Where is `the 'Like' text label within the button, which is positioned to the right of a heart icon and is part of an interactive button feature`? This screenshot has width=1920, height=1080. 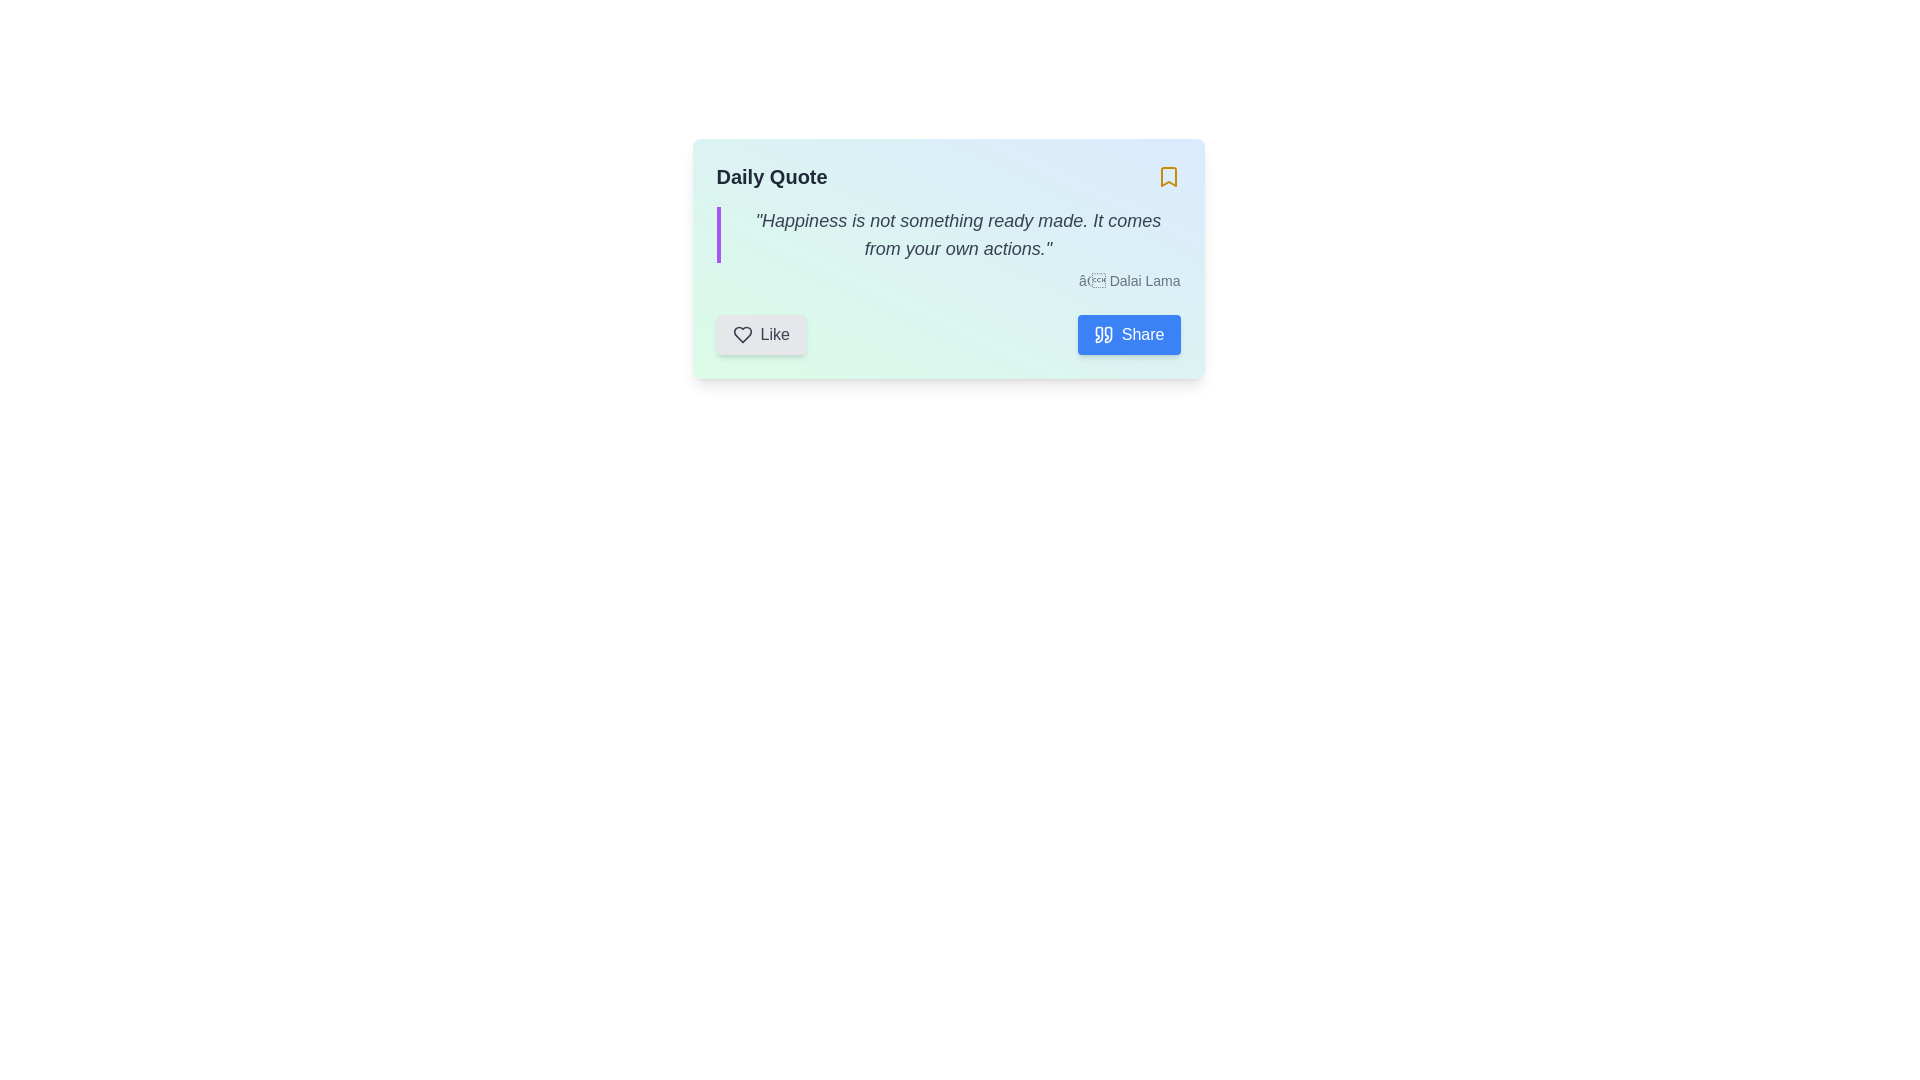 the 'Like' text label within the button, which is positioned to the right of a heart icon and is part of an interactive button feature is located at coordinates (774, 334).